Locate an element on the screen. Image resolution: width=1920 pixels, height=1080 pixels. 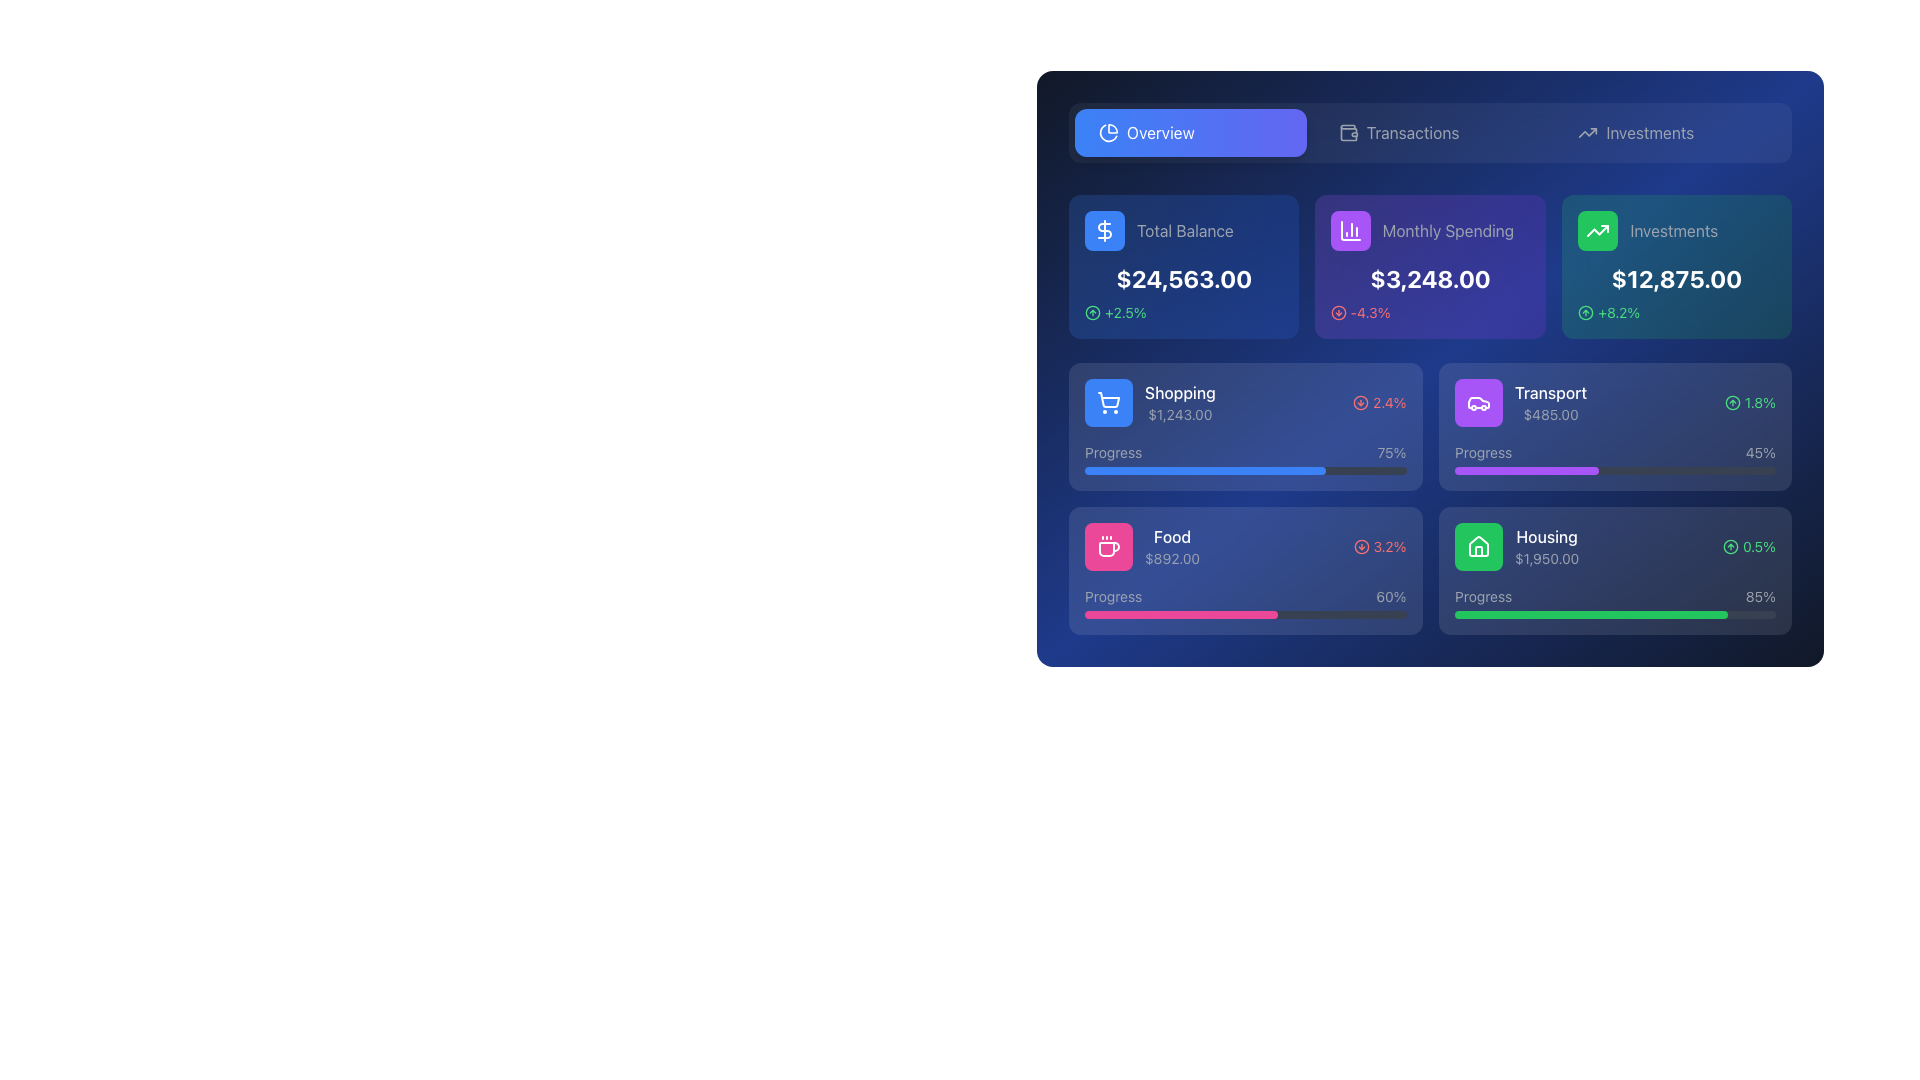
the upward circular arrow icon, which is styled with thin lines and indicates a positive trend, located to the left of the '1.8%' green percentage value is located at coordinates (1731, 402).